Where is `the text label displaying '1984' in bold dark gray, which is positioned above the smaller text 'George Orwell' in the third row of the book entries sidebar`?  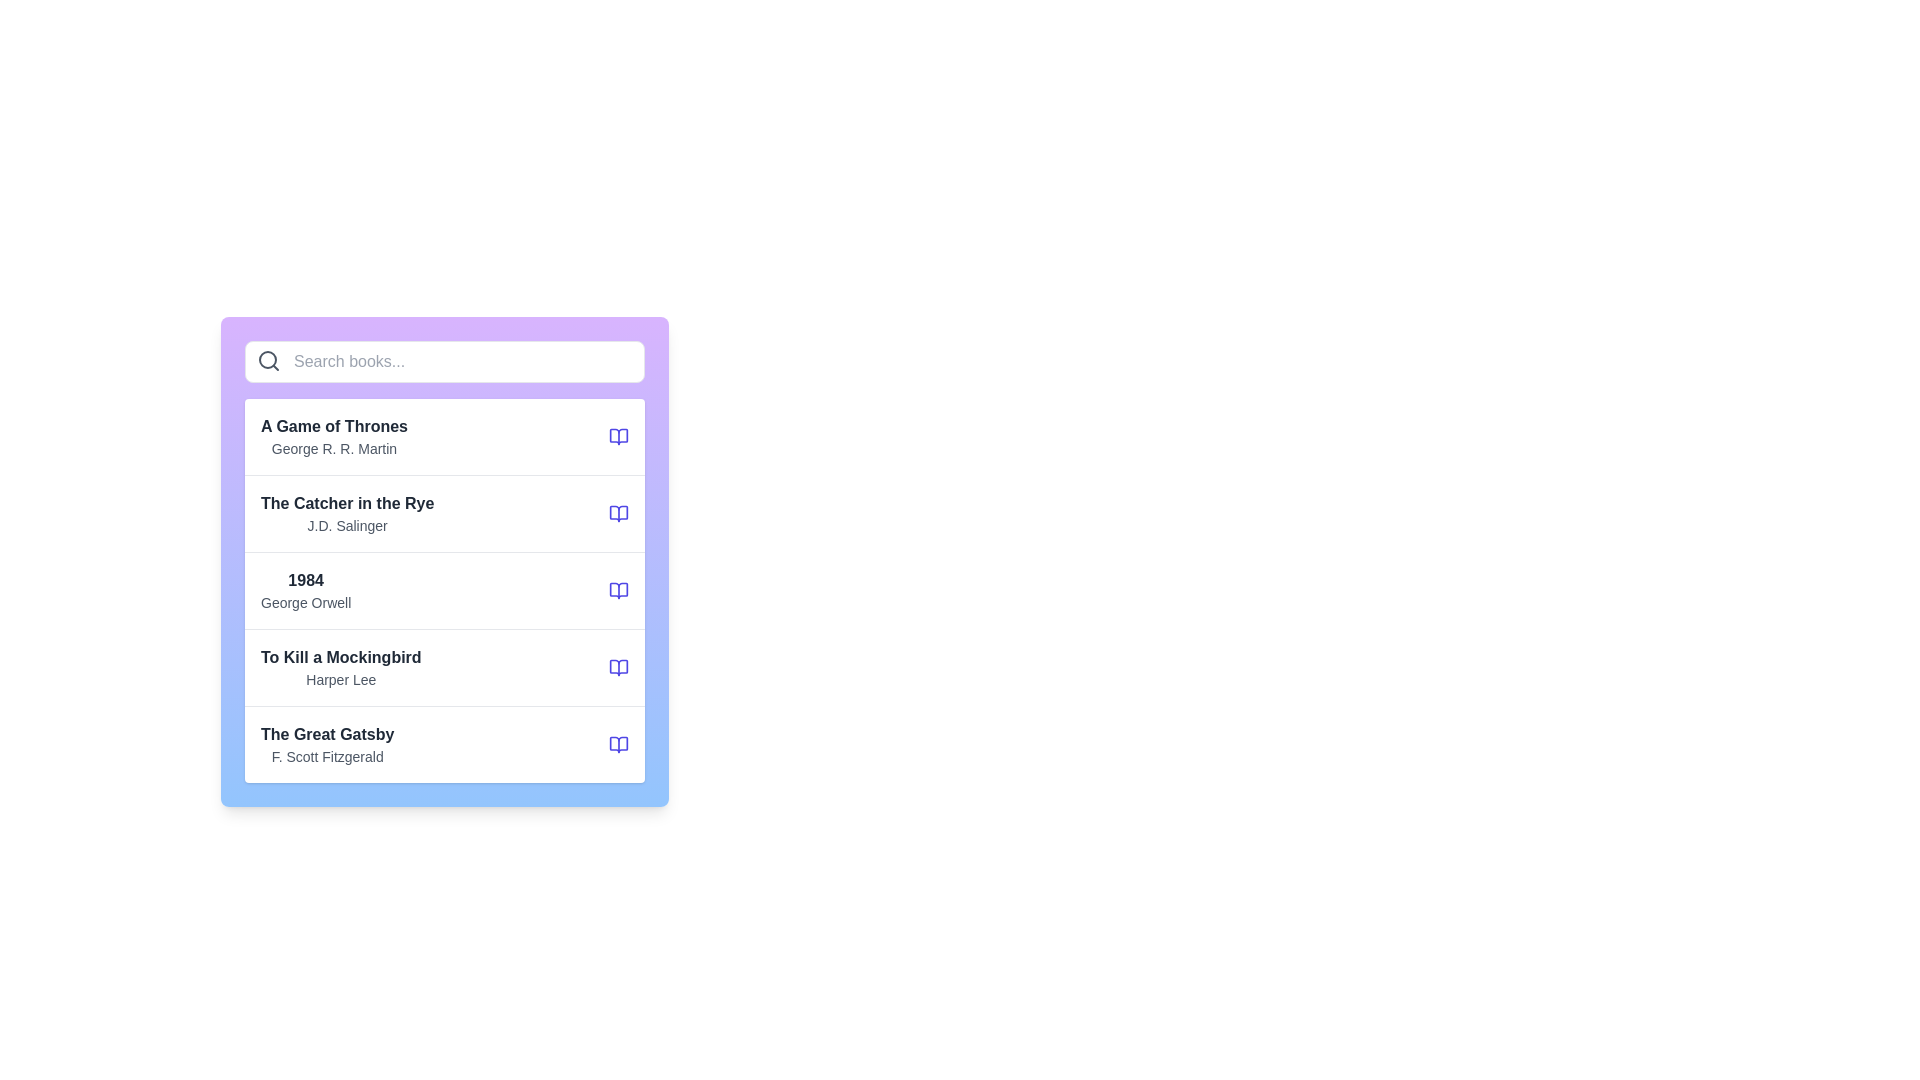 the text label displaying '1984' in bold dark gray, which is positioned above the smaller text 'George Orwell' in the third row of the book entries sidebar is located at coordinates (305, 581).